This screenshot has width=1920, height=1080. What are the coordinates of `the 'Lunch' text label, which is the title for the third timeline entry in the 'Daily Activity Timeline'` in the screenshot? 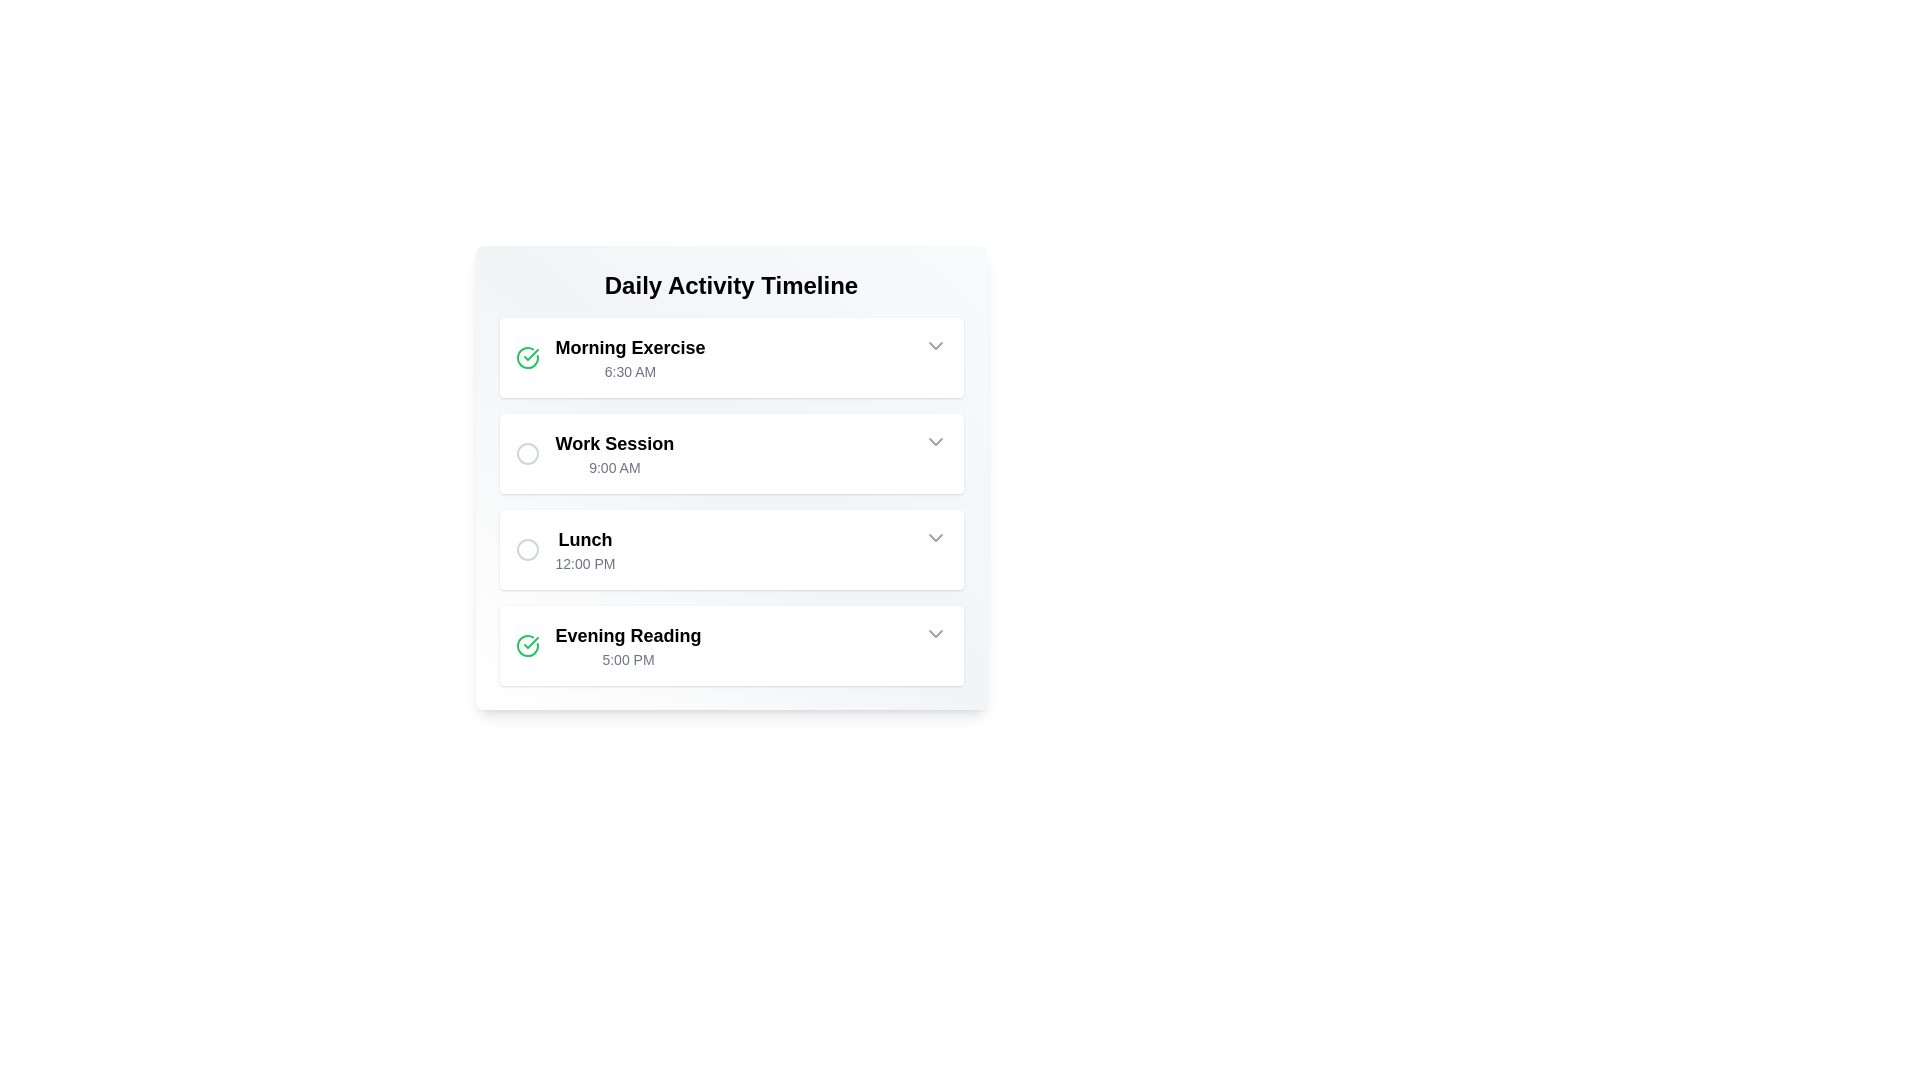 It's located at (584, 540).